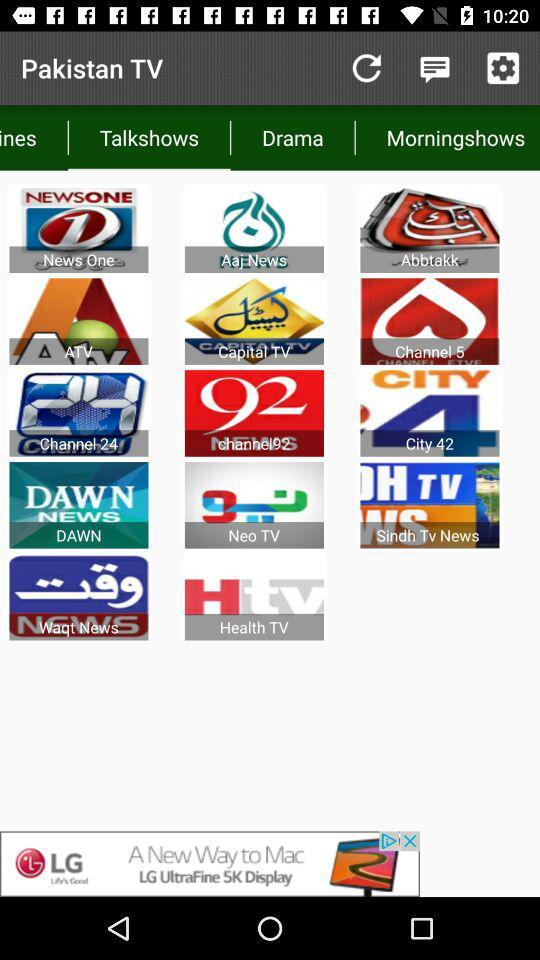 The width and height of the screenshot is (540, 960). What do you see at coordinates (502, 68) in the screenshot?
I see `settings` at bounding box center [502, 68].